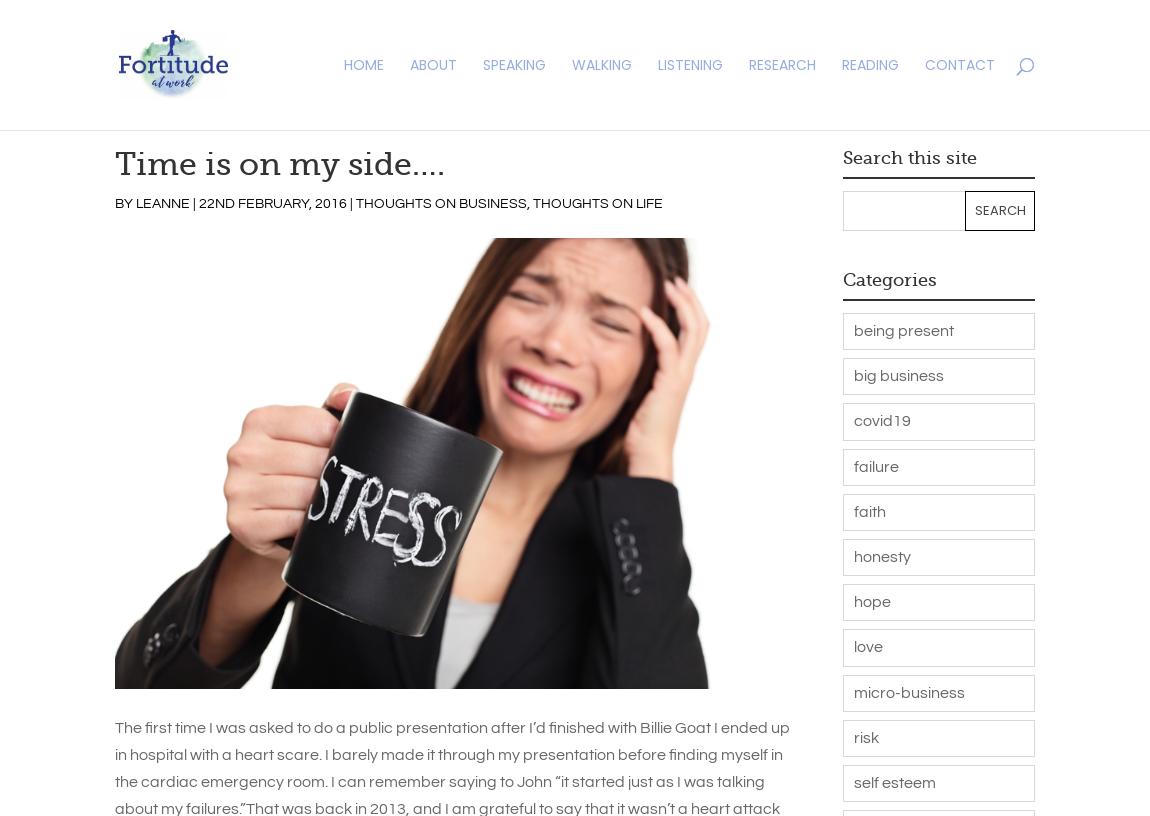 The height and width of the screenshot is (816, 1150). What do you see at coordinates (869, 509) in the screenshot?
I see `'faith'` at bounding box center [869, 509].